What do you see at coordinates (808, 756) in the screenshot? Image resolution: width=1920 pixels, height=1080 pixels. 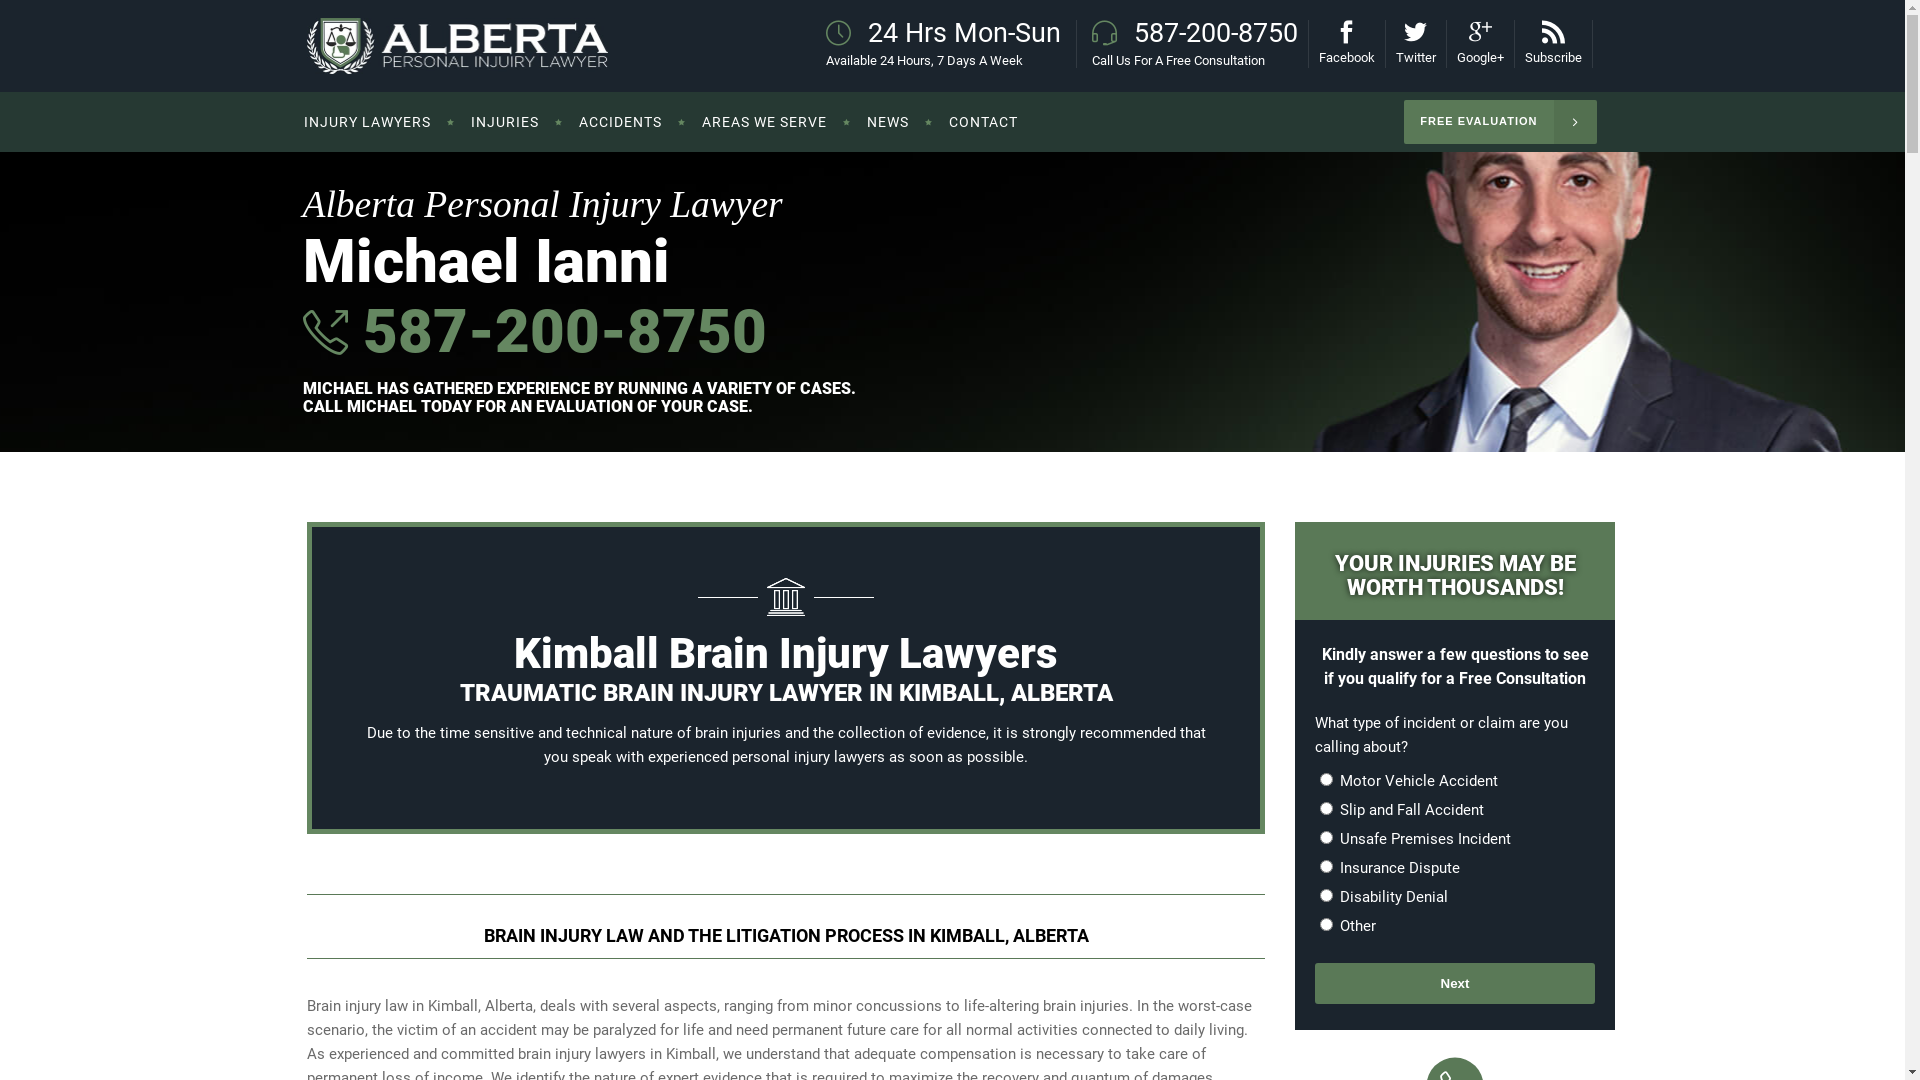 I see `'personal injury lawyers'` at bounding box center [808, 756].